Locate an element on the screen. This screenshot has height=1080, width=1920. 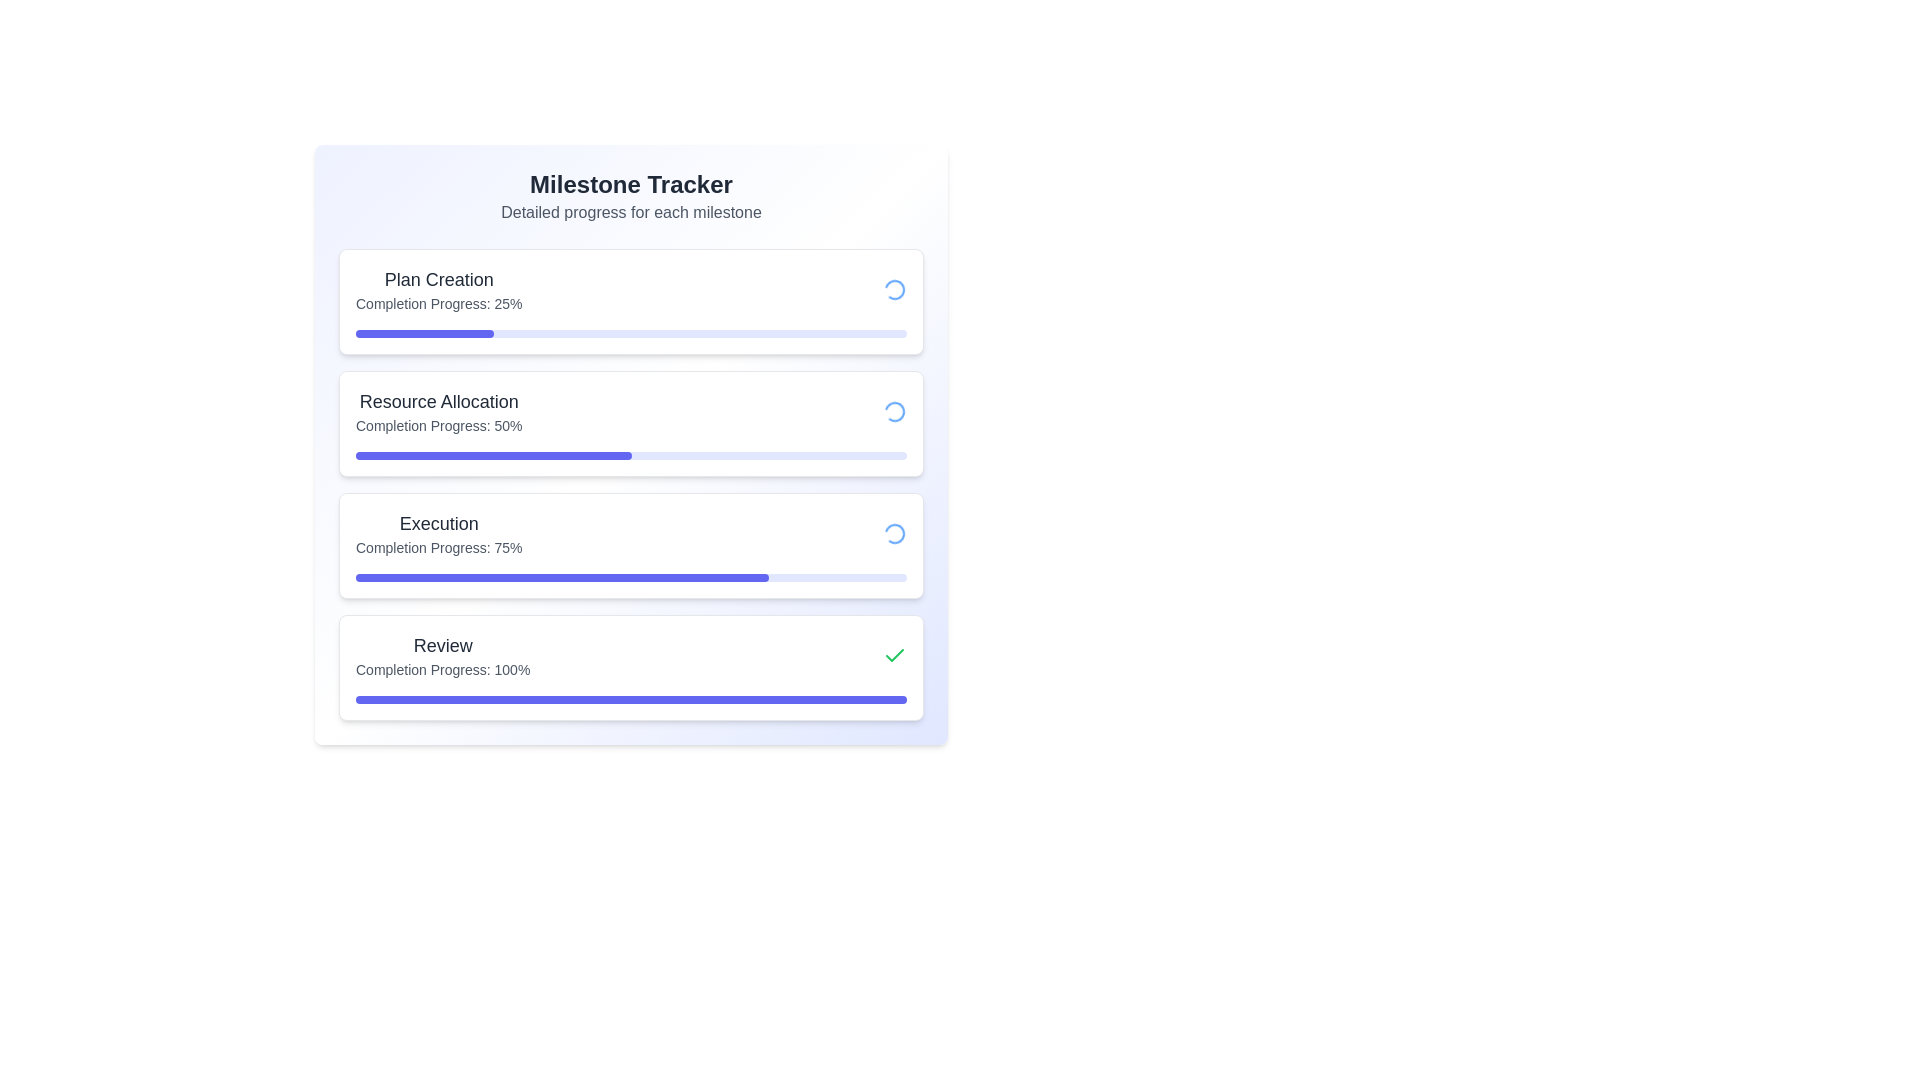
the Text label indicating the completion progress of the 'Plan Creation' milestone at 25% for accessibility options is located at coordinates (438, 304).